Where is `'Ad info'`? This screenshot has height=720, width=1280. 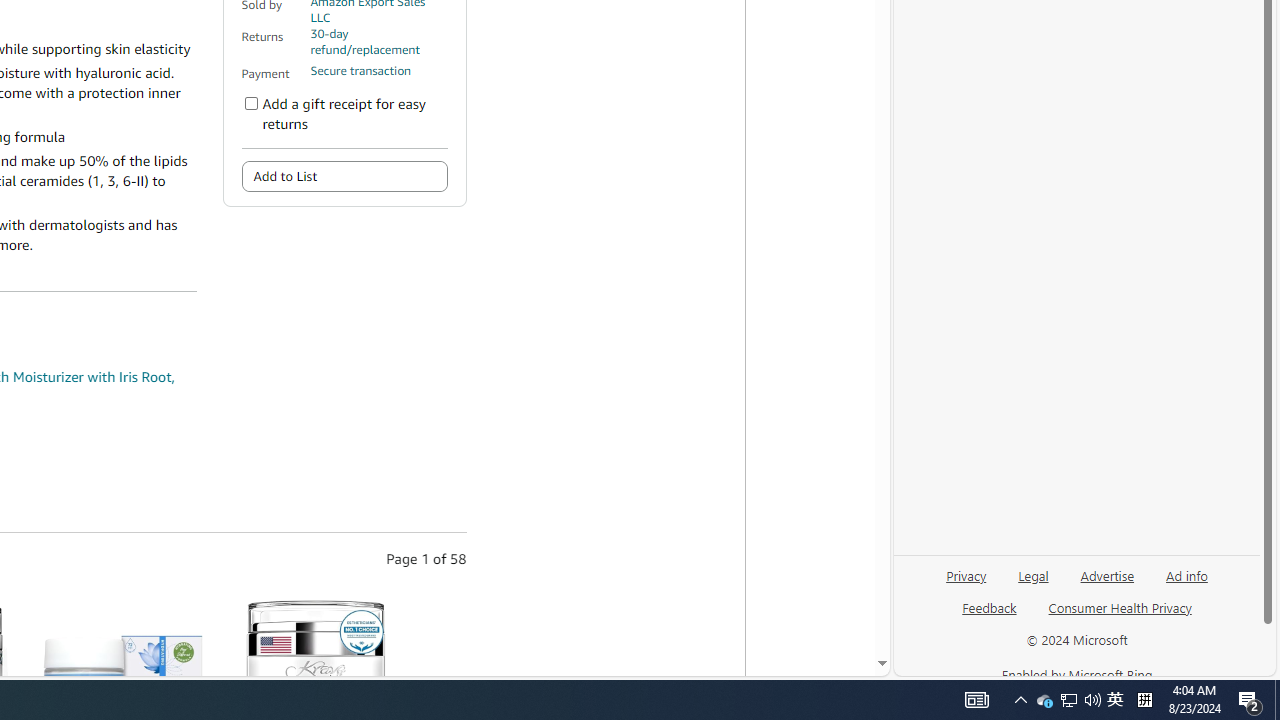
'Ad info' is located at coordinates (1187, 574).